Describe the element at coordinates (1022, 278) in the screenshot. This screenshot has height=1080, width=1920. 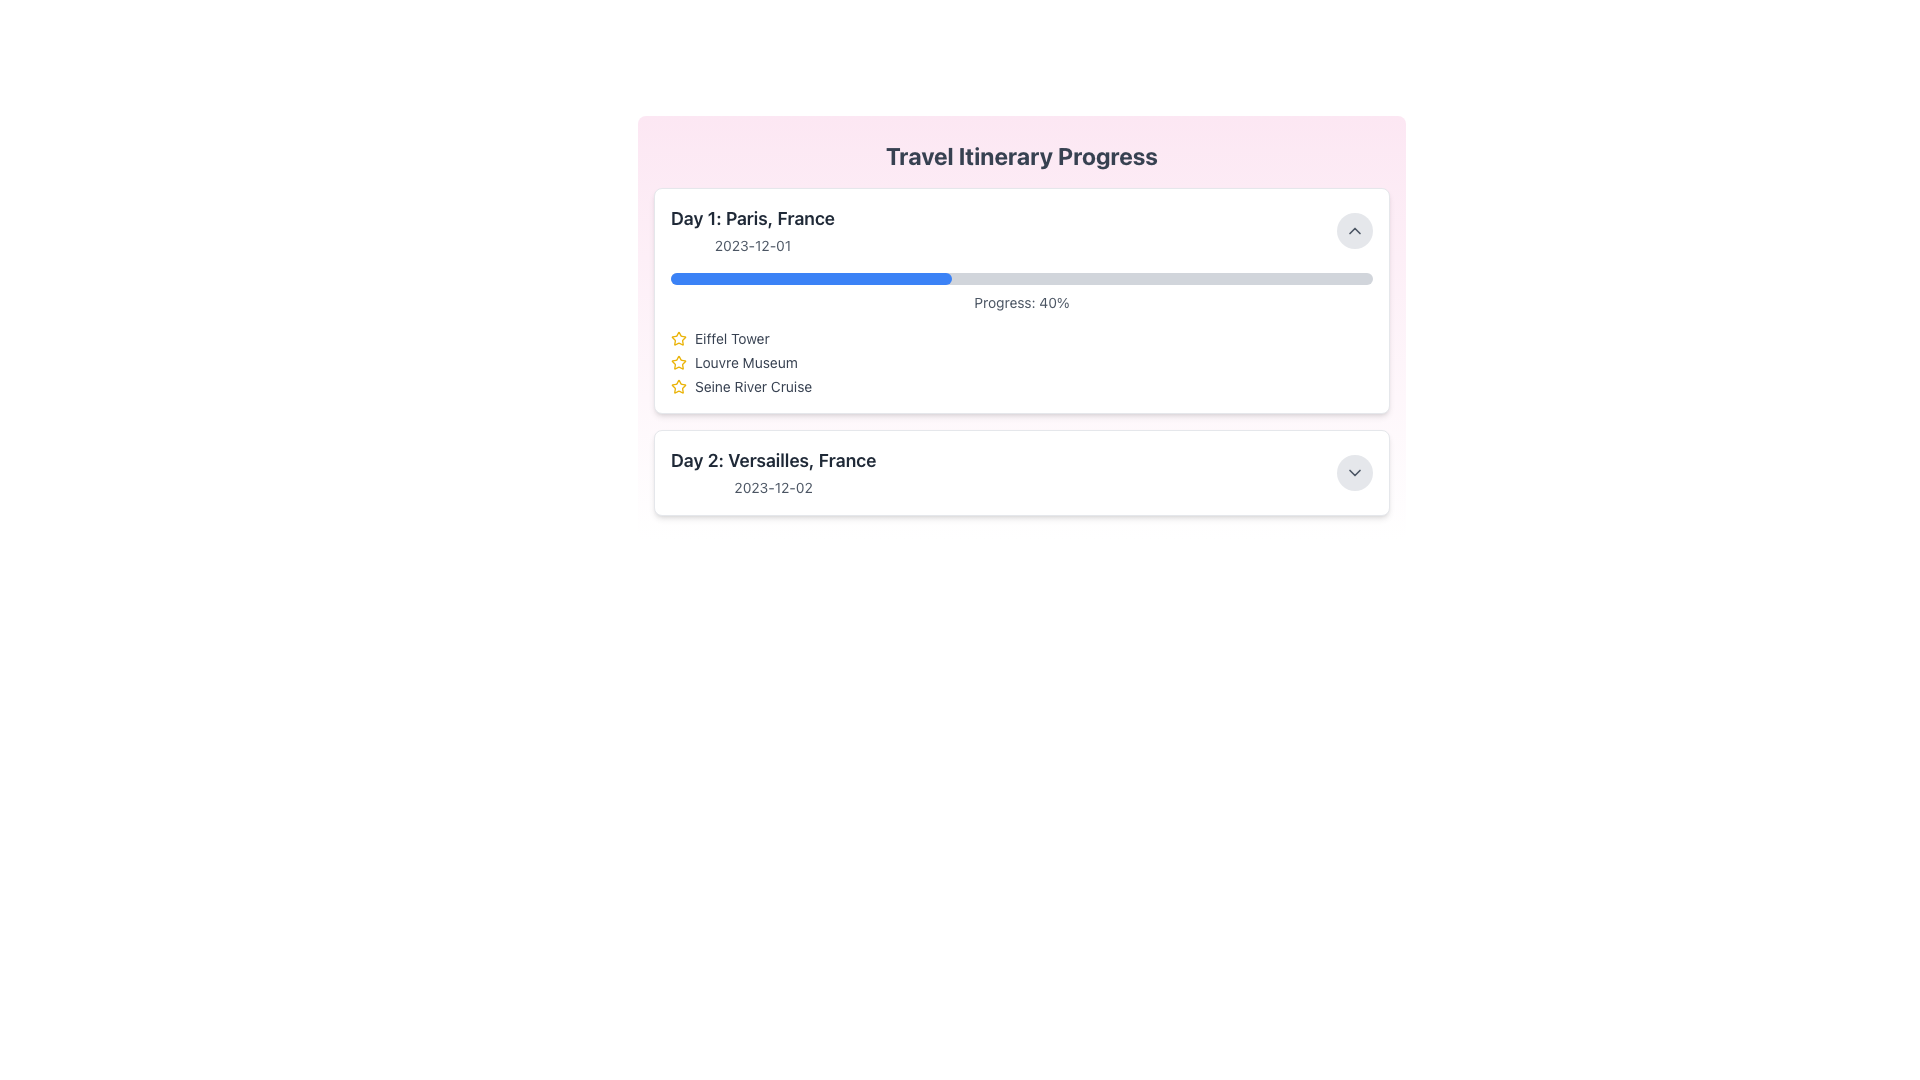
I see `the progress visually on the progress bar located in the 'Day 1: Paris, France' section, which shows a completion percentage of 40%` at that location.